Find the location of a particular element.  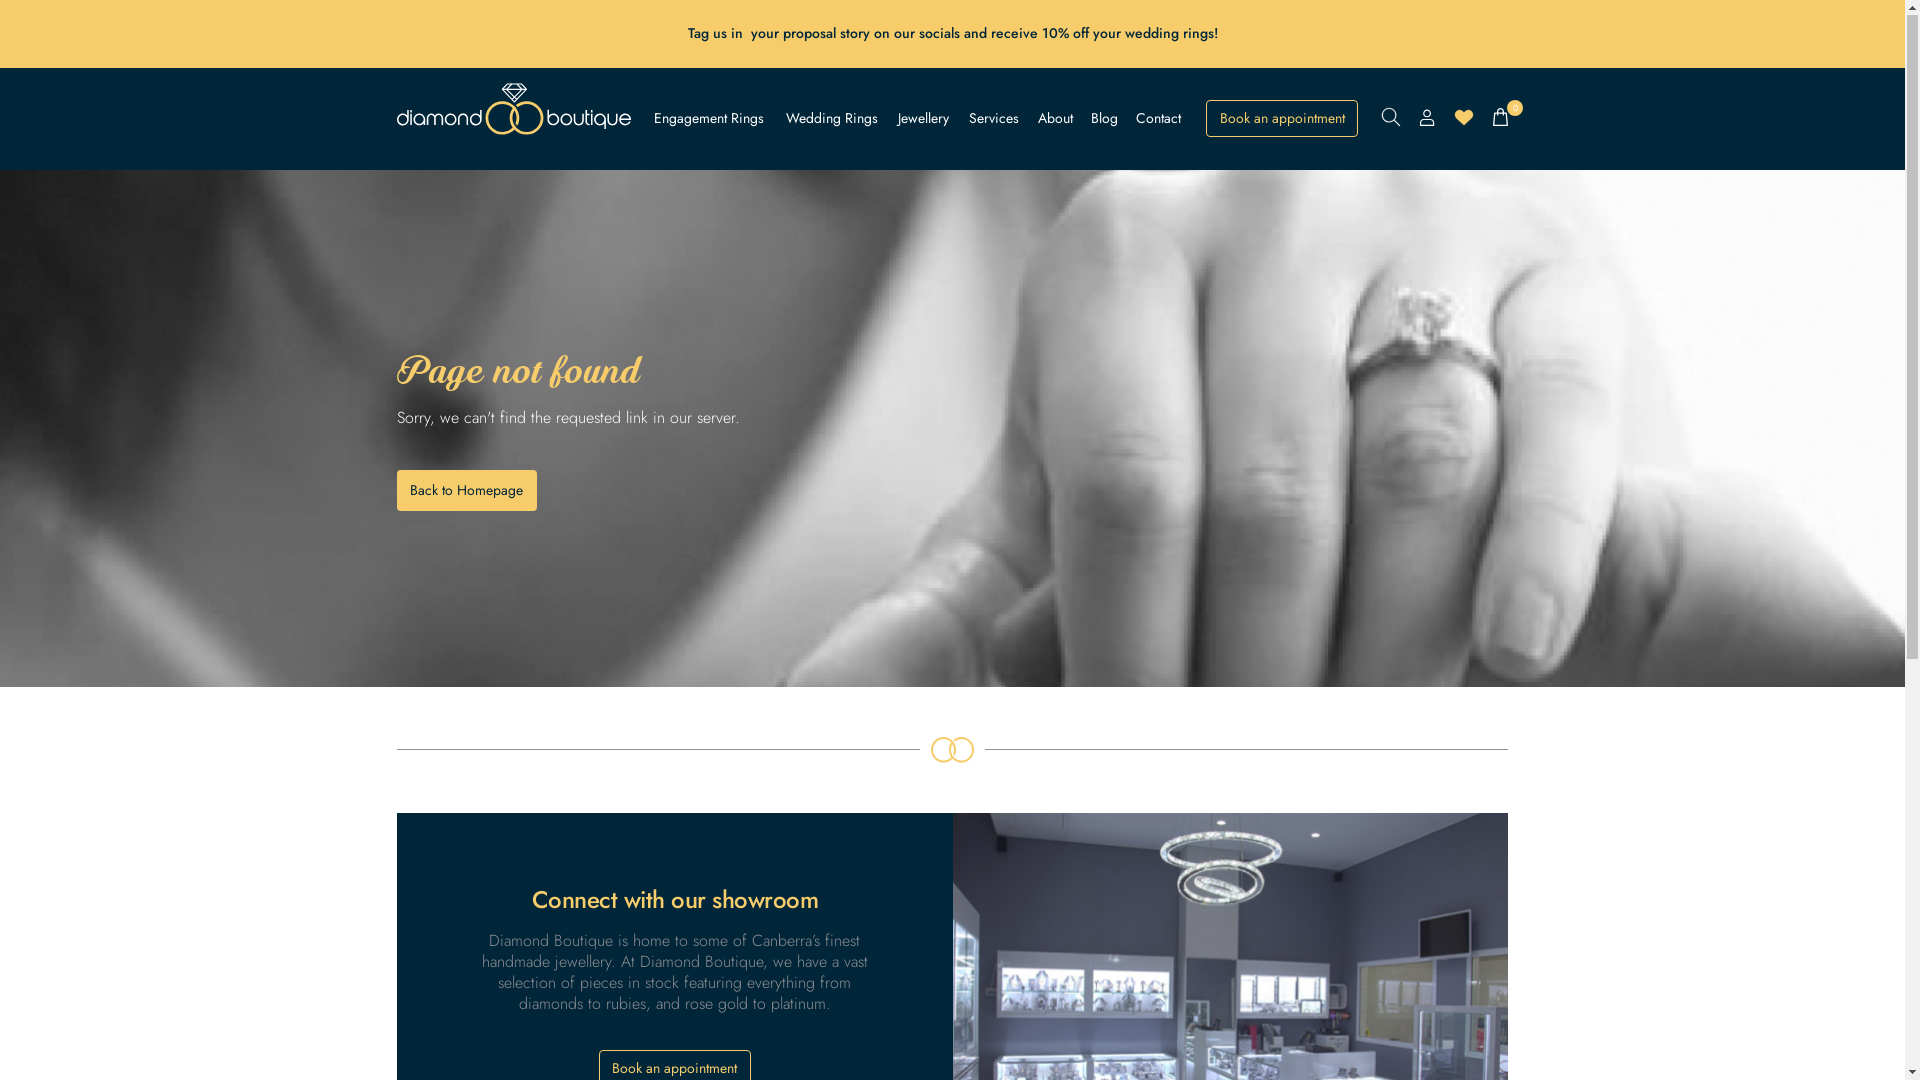

'Blog' is located at coordinates (1103, 119).